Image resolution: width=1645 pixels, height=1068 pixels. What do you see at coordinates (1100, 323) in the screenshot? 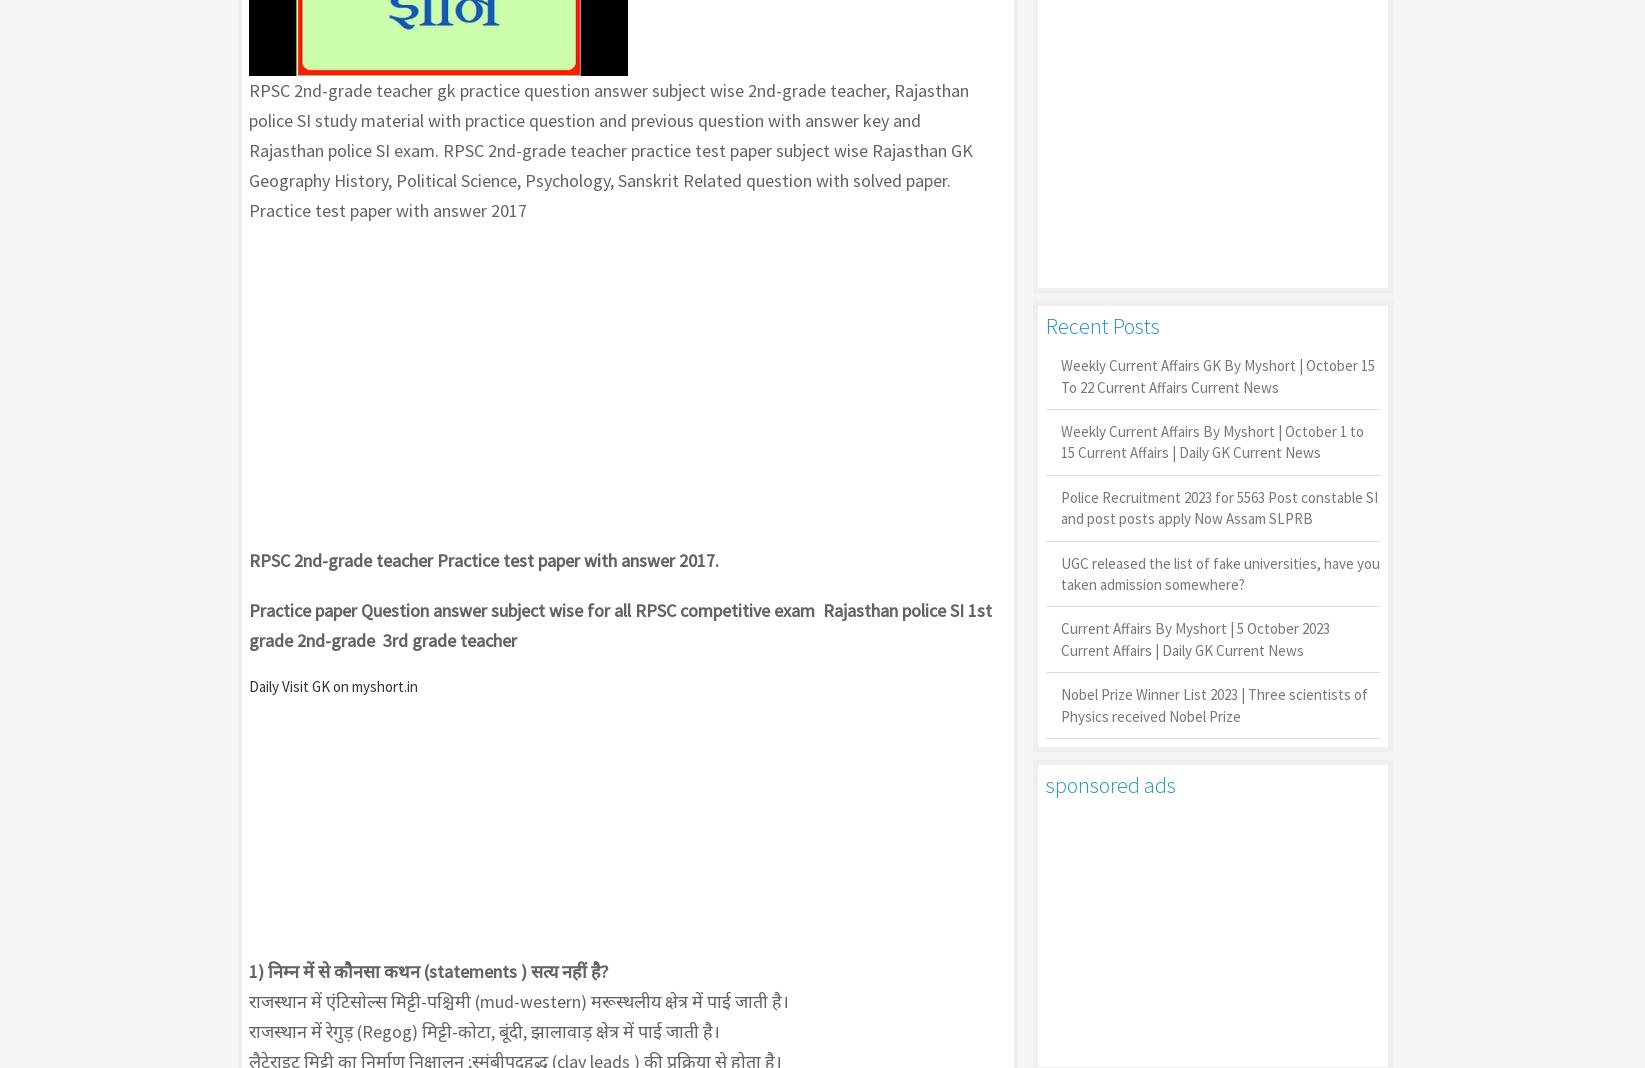
I see `'Recent Posts'` at bounding box center [1100, 323].